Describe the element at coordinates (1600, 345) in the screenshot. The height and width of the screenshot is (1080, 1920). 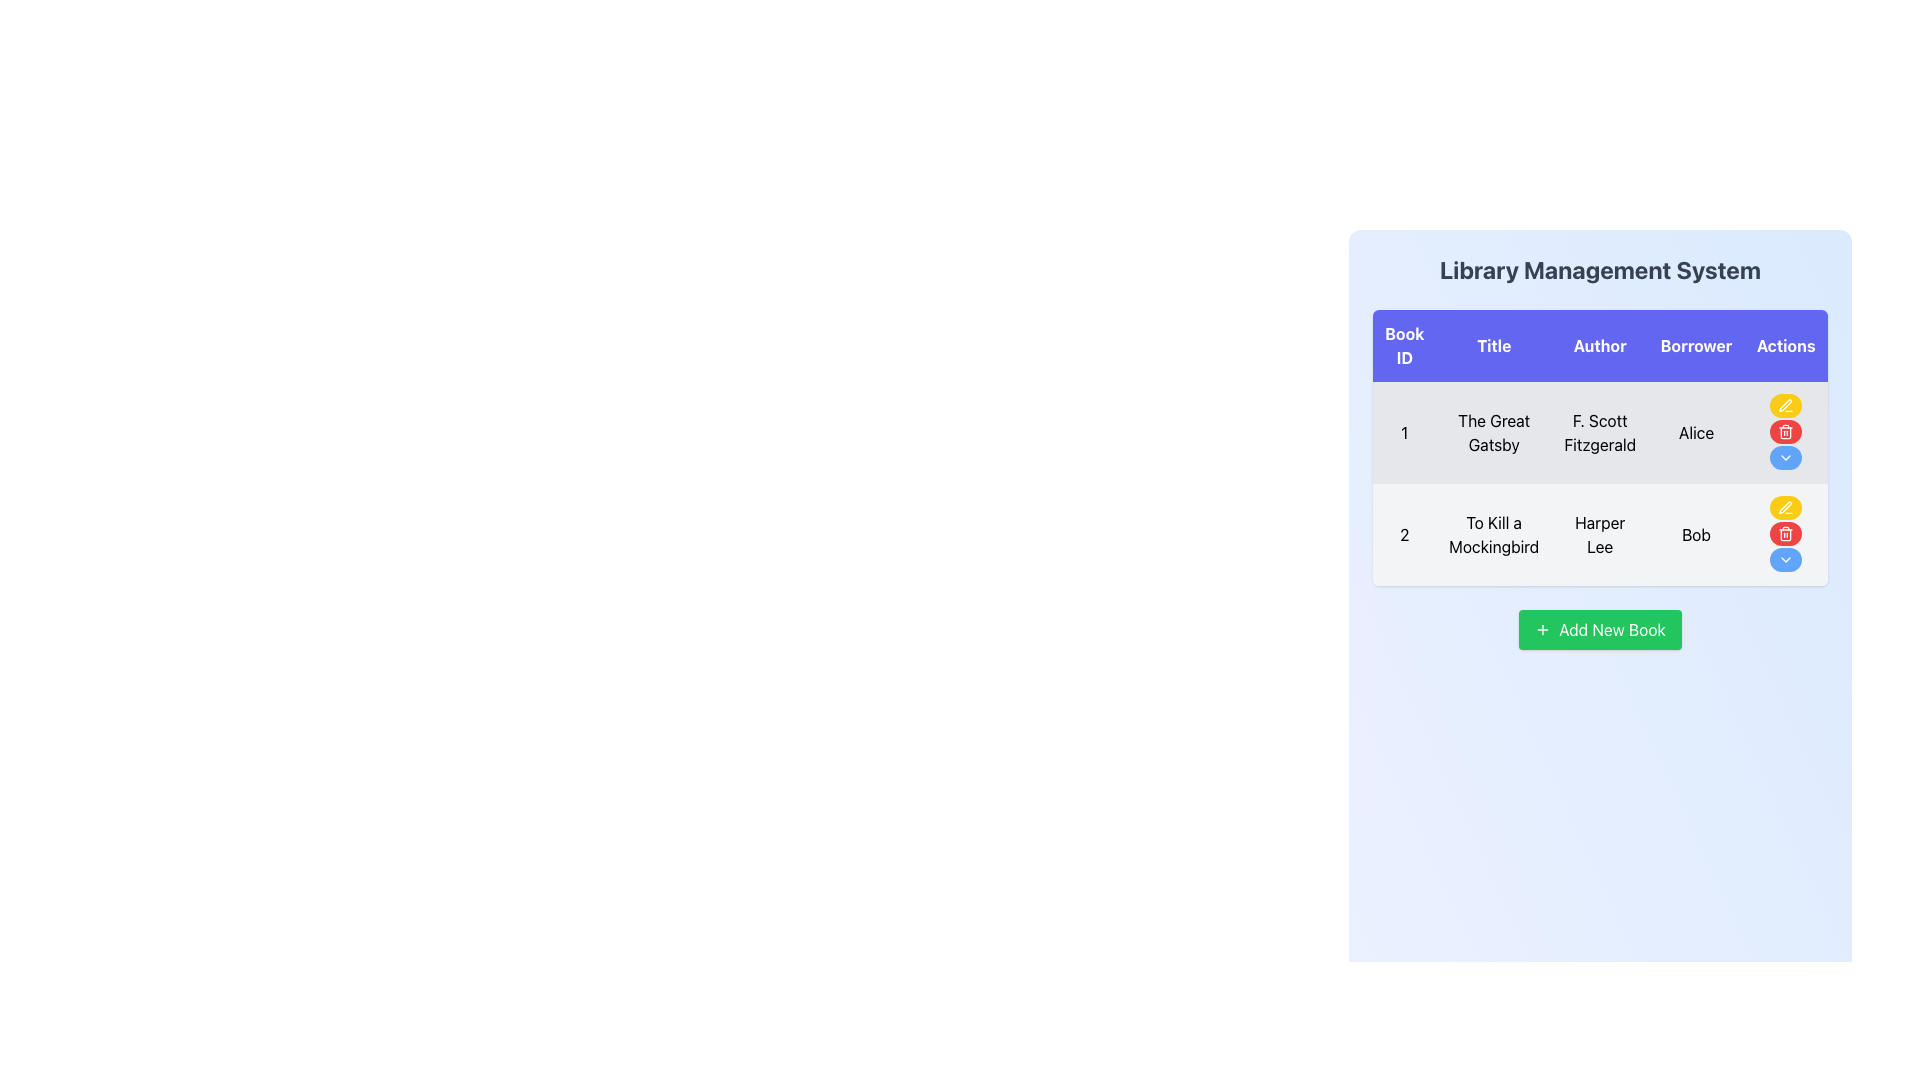
I see `the static header row of the table that labels the columns for book details in the 'Library Management System'` at that location.